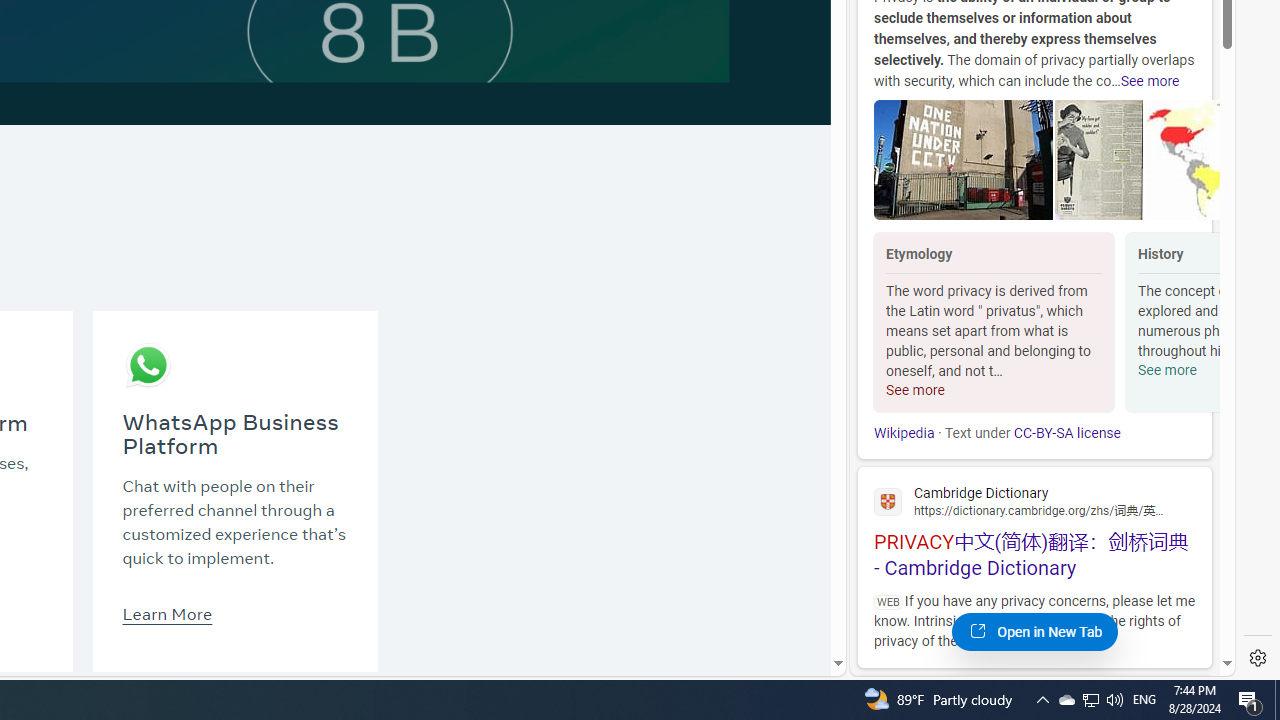 Image resolution: width=1280 pixels, height=720 pixels. What do you see at coordinates (887, 500) in the screenshot?
I see `'Global web icon'` at bounding box center [887, 500].